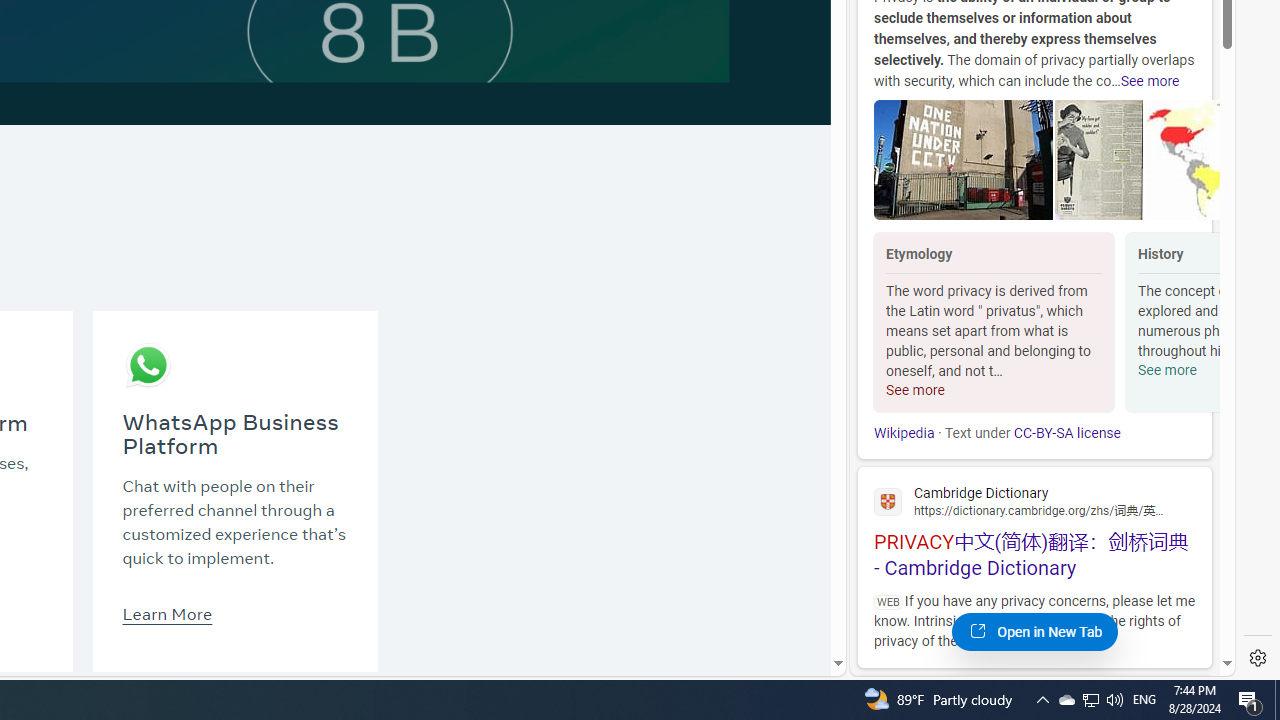 Image resolution: width=1280 pixels, height=720 pixels. What do you see at coordinates (887, 500) in the screenshot?
I see `'Global web icon'` at bounding box center [887, 500].